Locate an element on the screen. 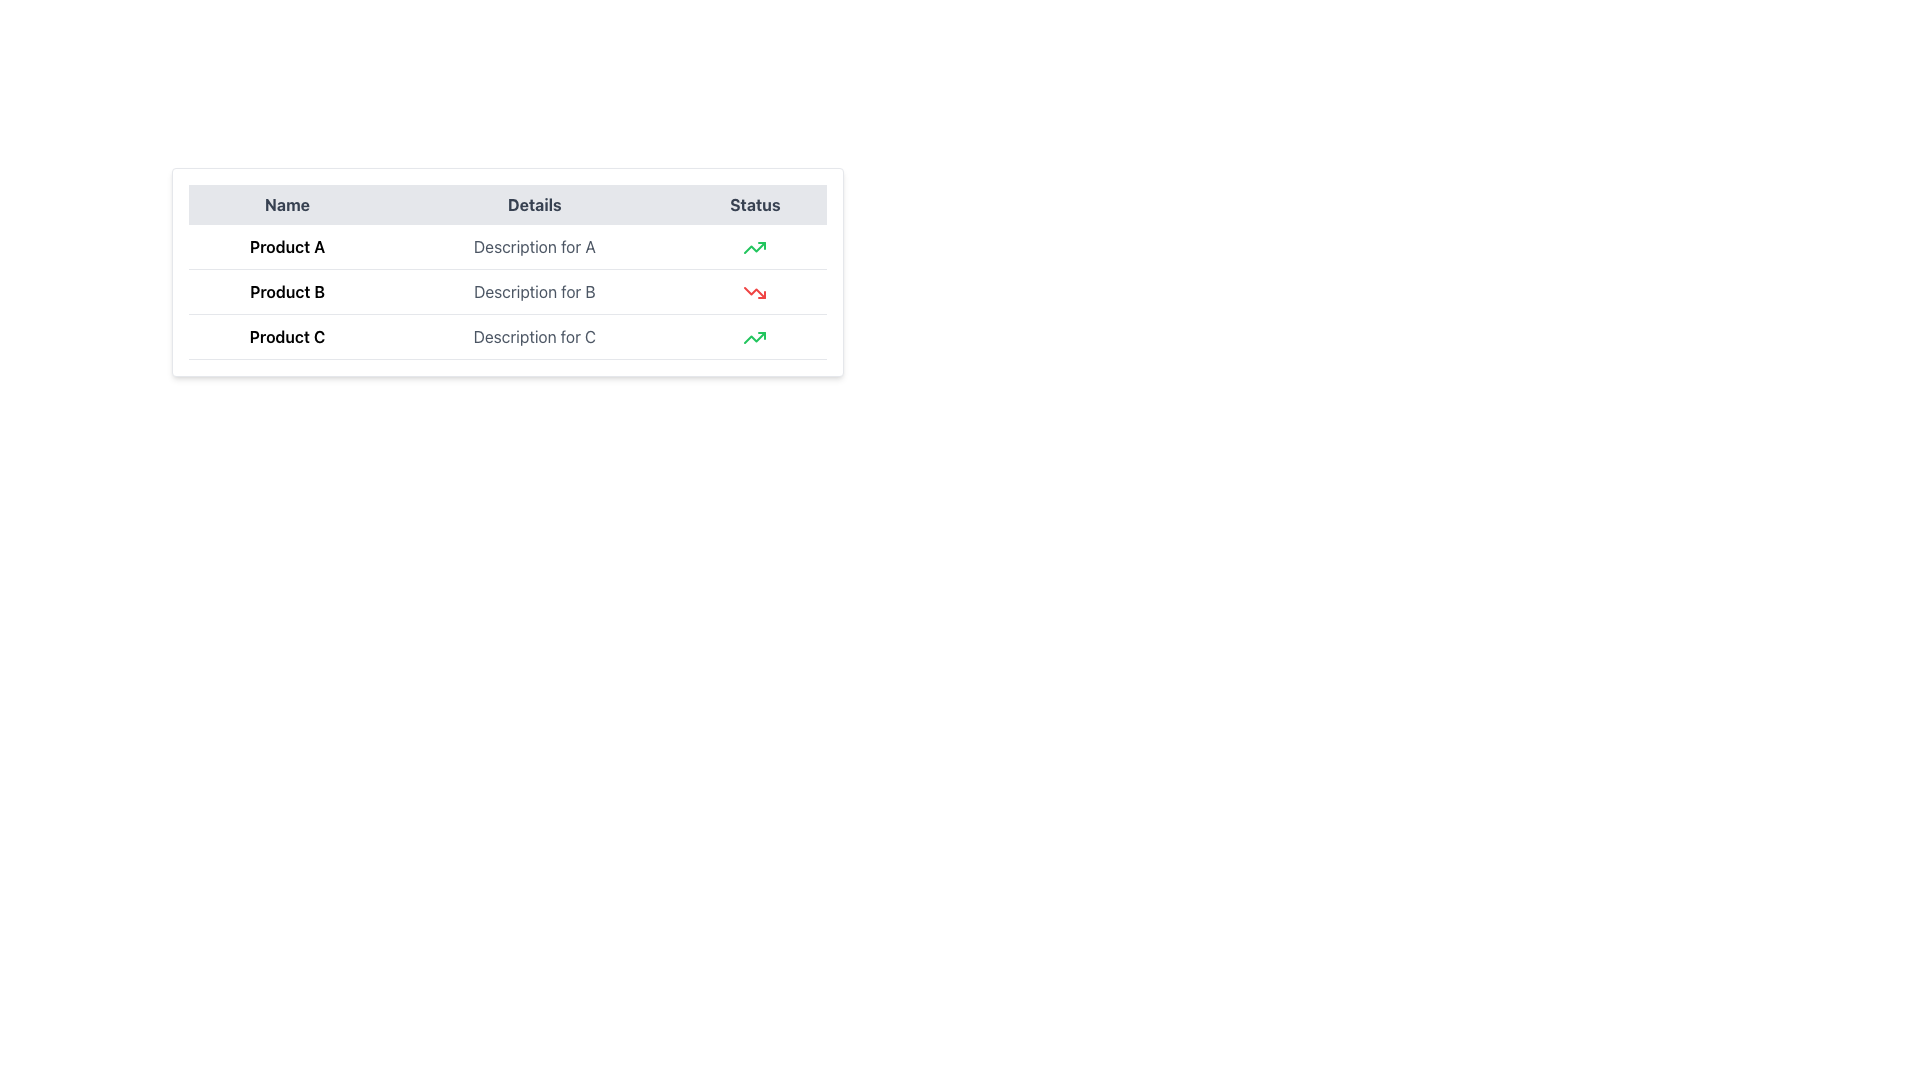 The image size is (1920, 1080). the table header row containing the words 'Name', 'Details', and 'Status', which has a gray background and dark text is located at coordinates (508, 204).